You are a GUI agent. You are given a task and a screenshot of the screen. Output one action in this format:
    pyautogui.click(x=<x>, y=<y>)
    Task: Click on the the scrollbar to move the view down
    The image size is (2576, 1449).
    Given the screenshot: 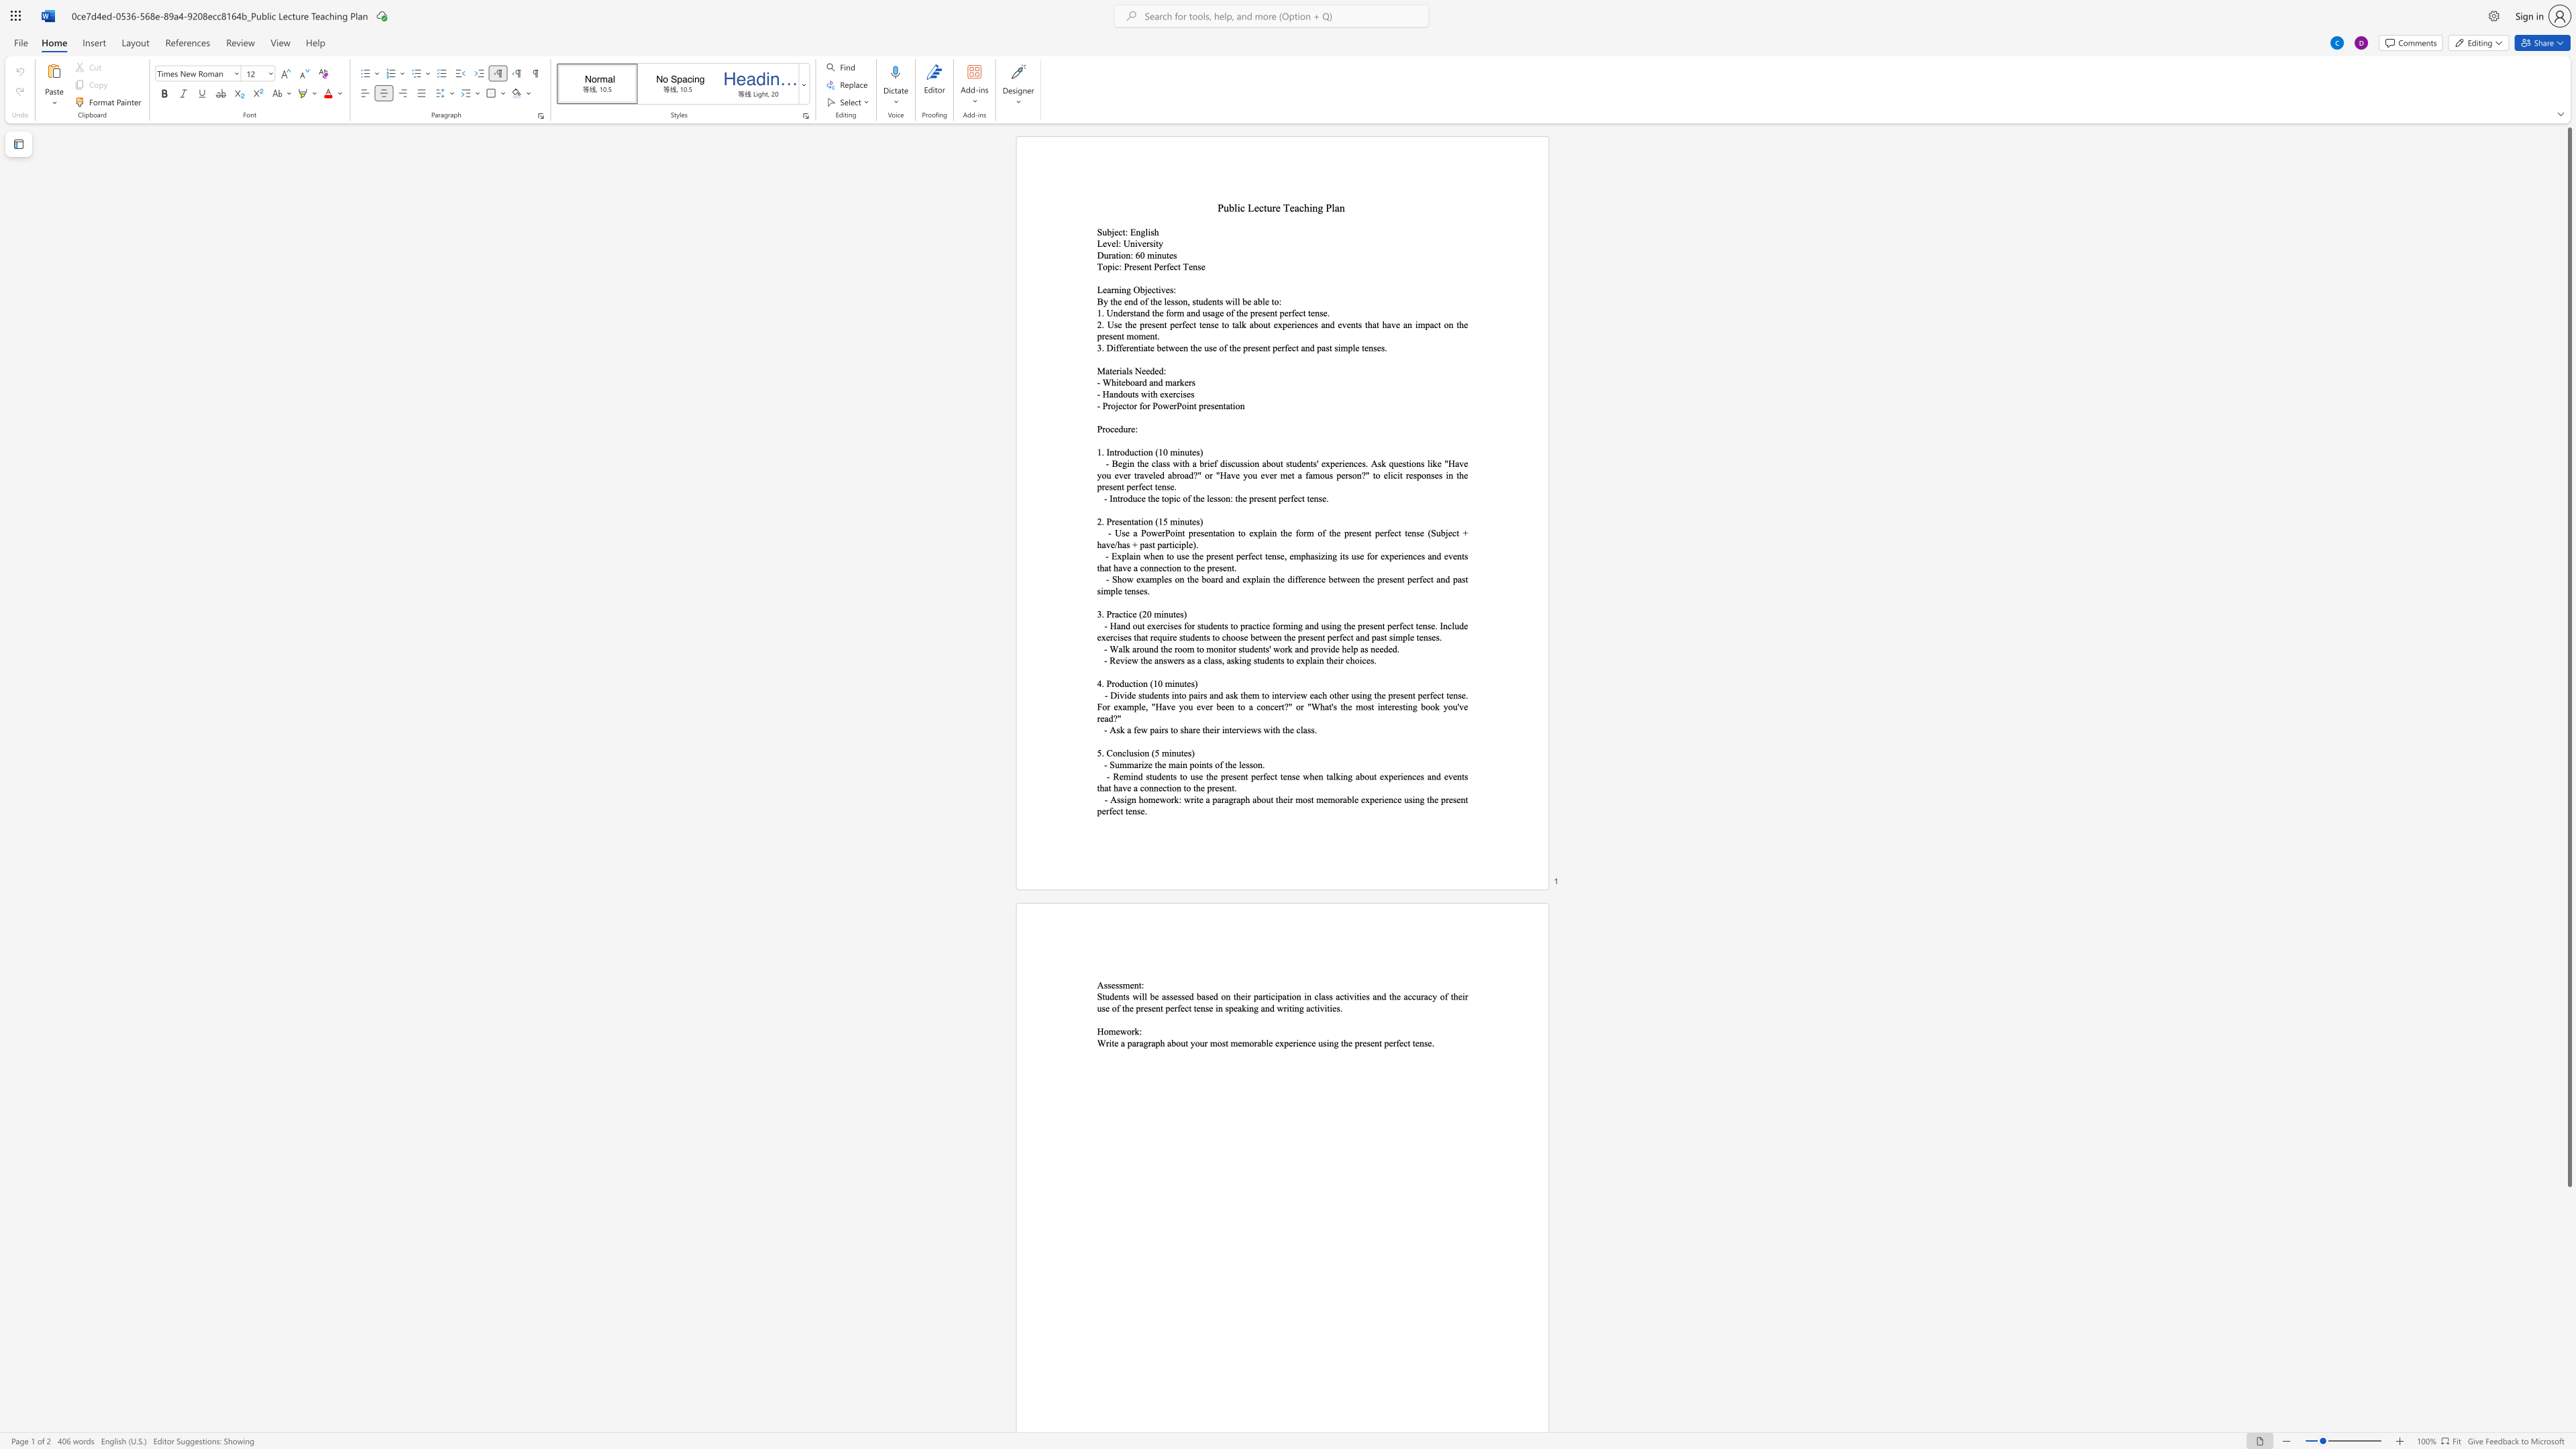 What is the action you would take?
    pyautogui.click(x=2568, y=1268)
    